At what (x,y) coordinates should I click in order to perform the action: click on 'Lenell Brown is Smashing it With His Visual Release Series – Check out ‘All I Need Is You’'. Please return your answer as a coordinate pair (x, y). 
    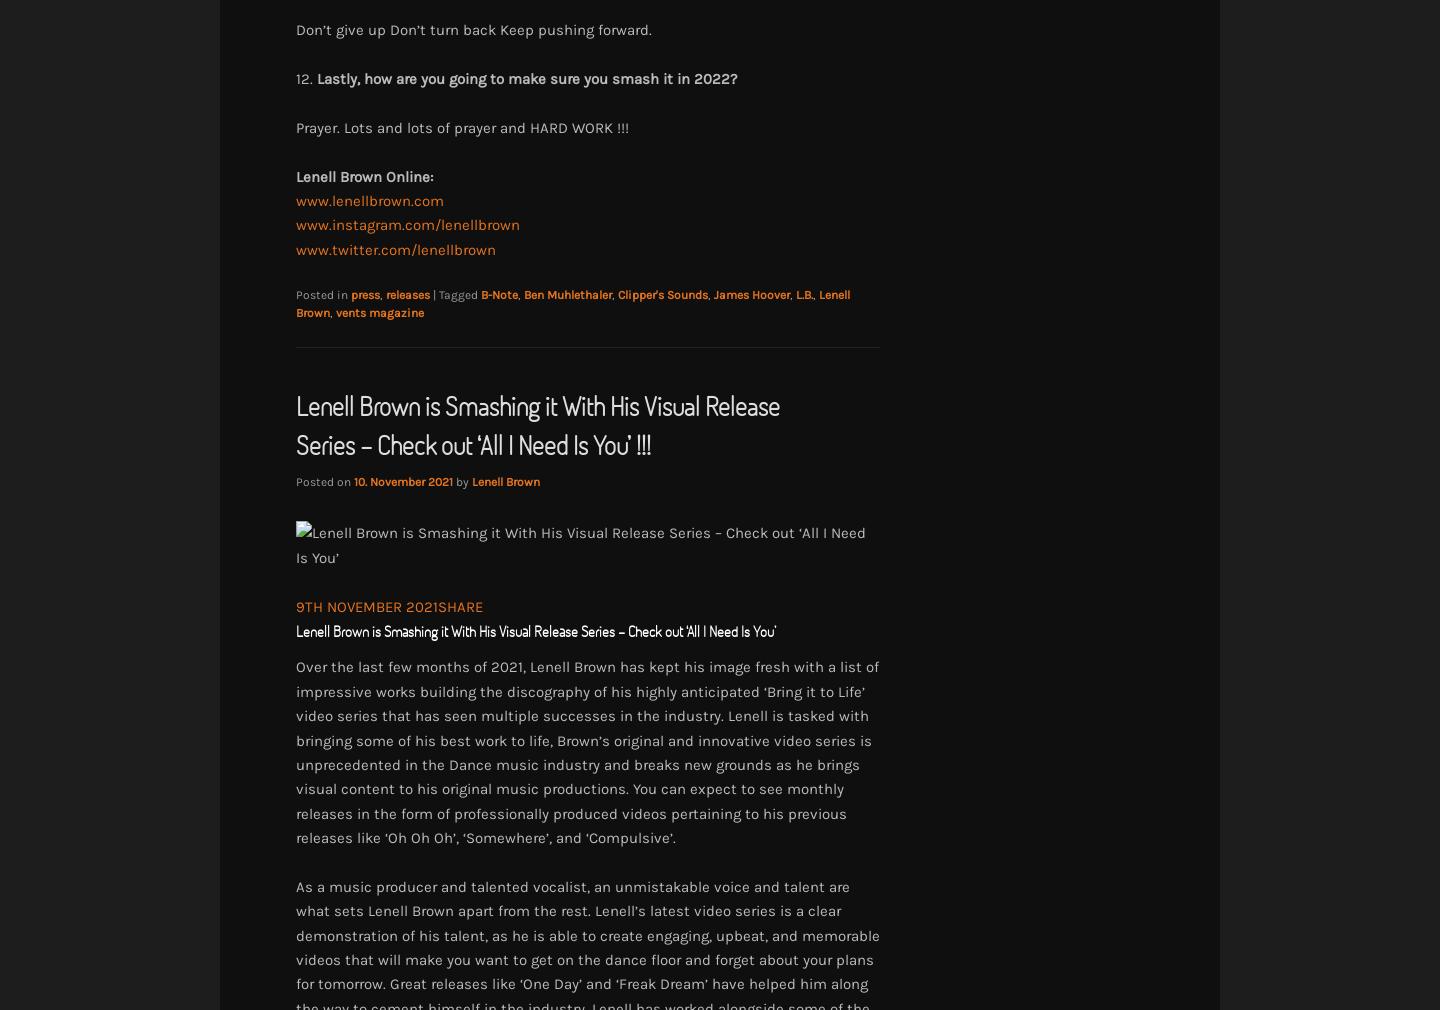
    Looking at the image, I should click on (534, 629).